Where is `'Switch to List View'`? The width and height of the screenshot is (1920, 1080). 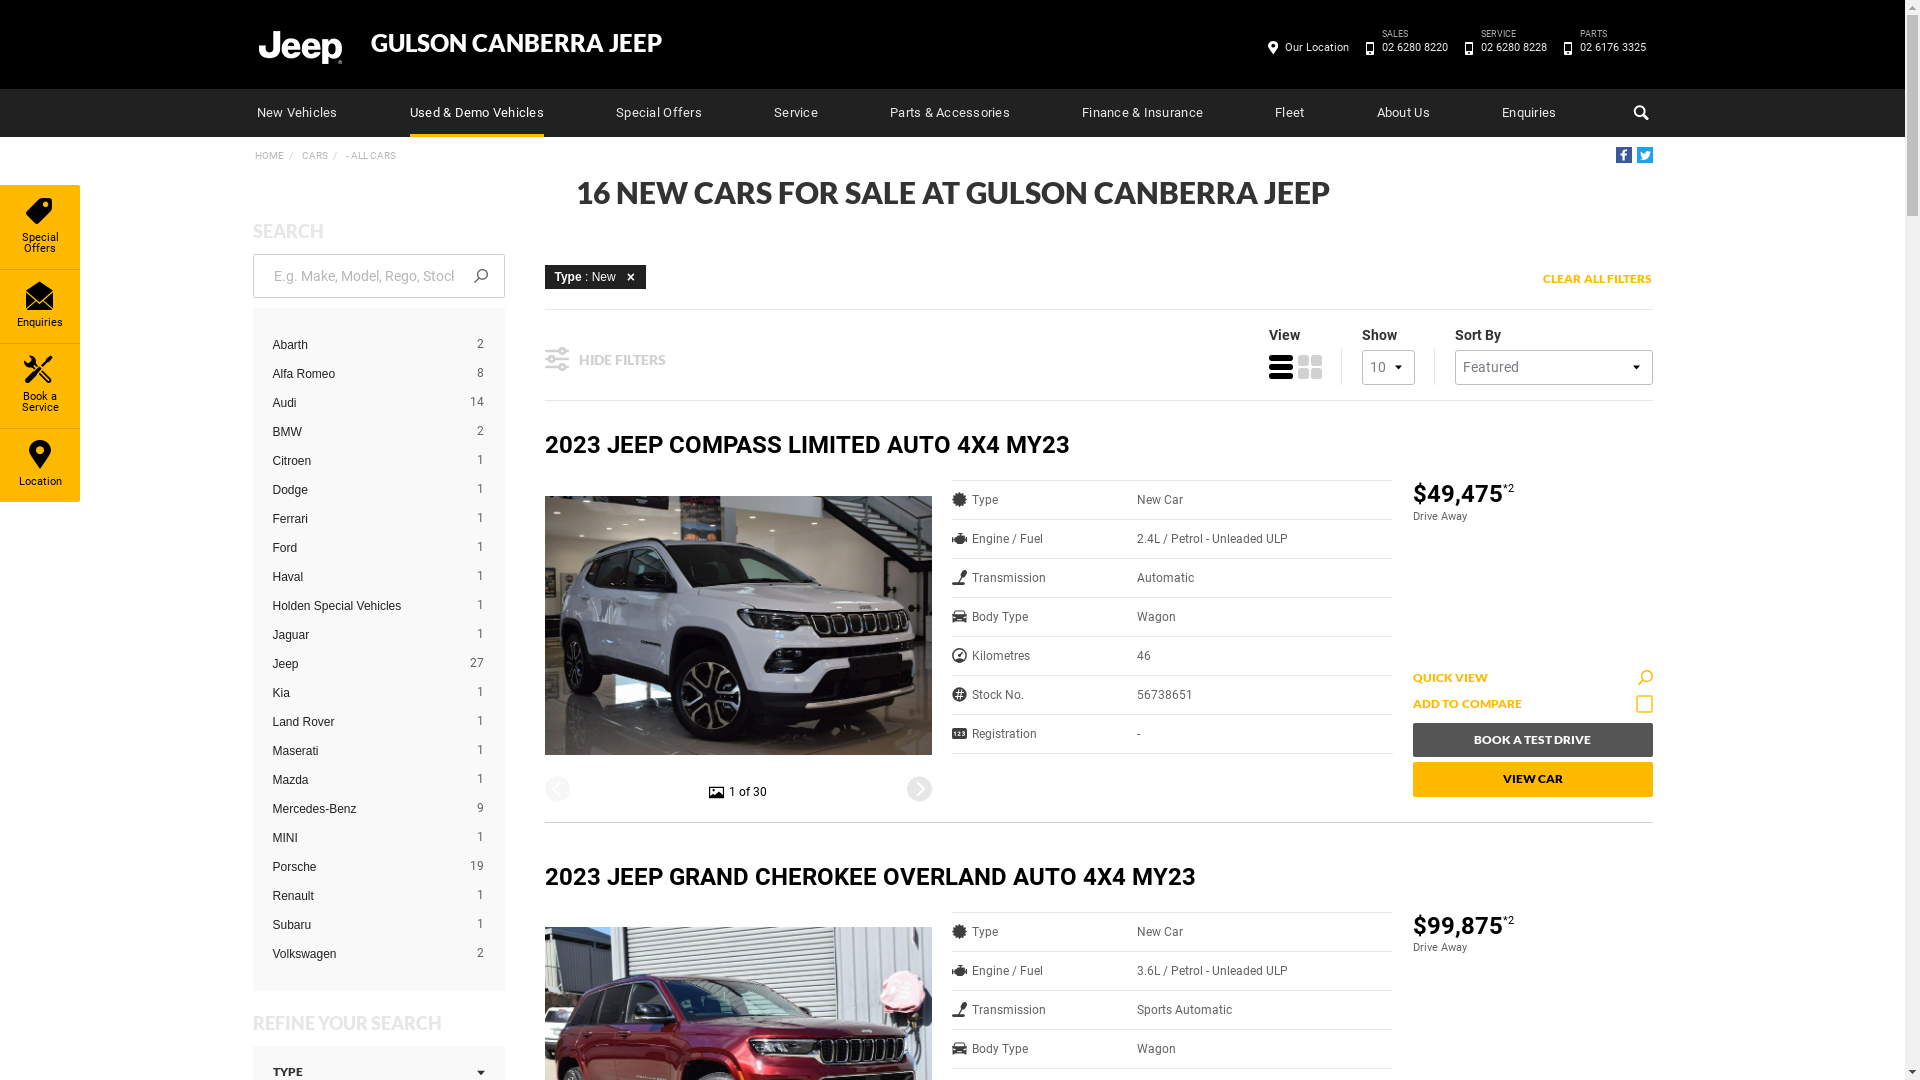
'Switch to List View' is located at coordinates (1280, 366).